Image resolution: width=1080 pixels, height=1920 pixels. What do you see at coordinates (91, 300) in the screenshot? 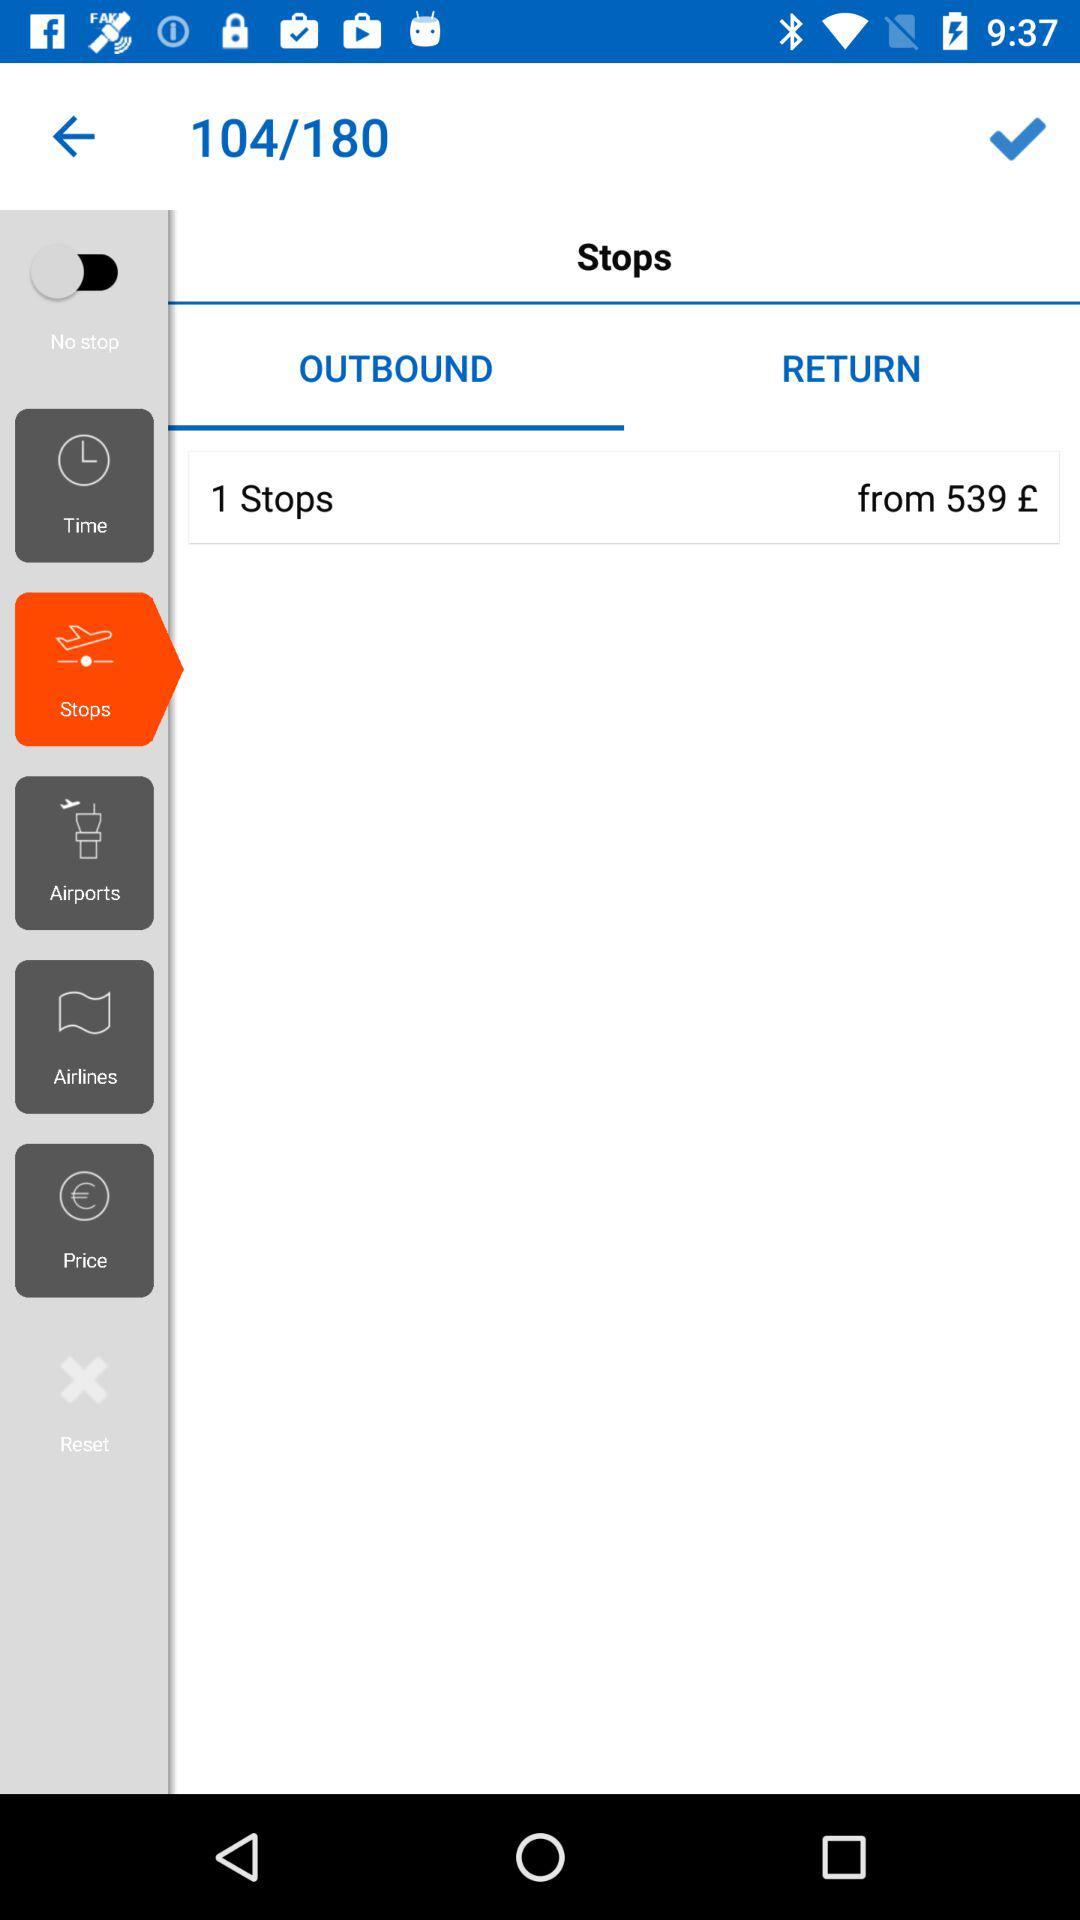
I see `the item to the left of the outbound item` at bounding box center [91, 300].